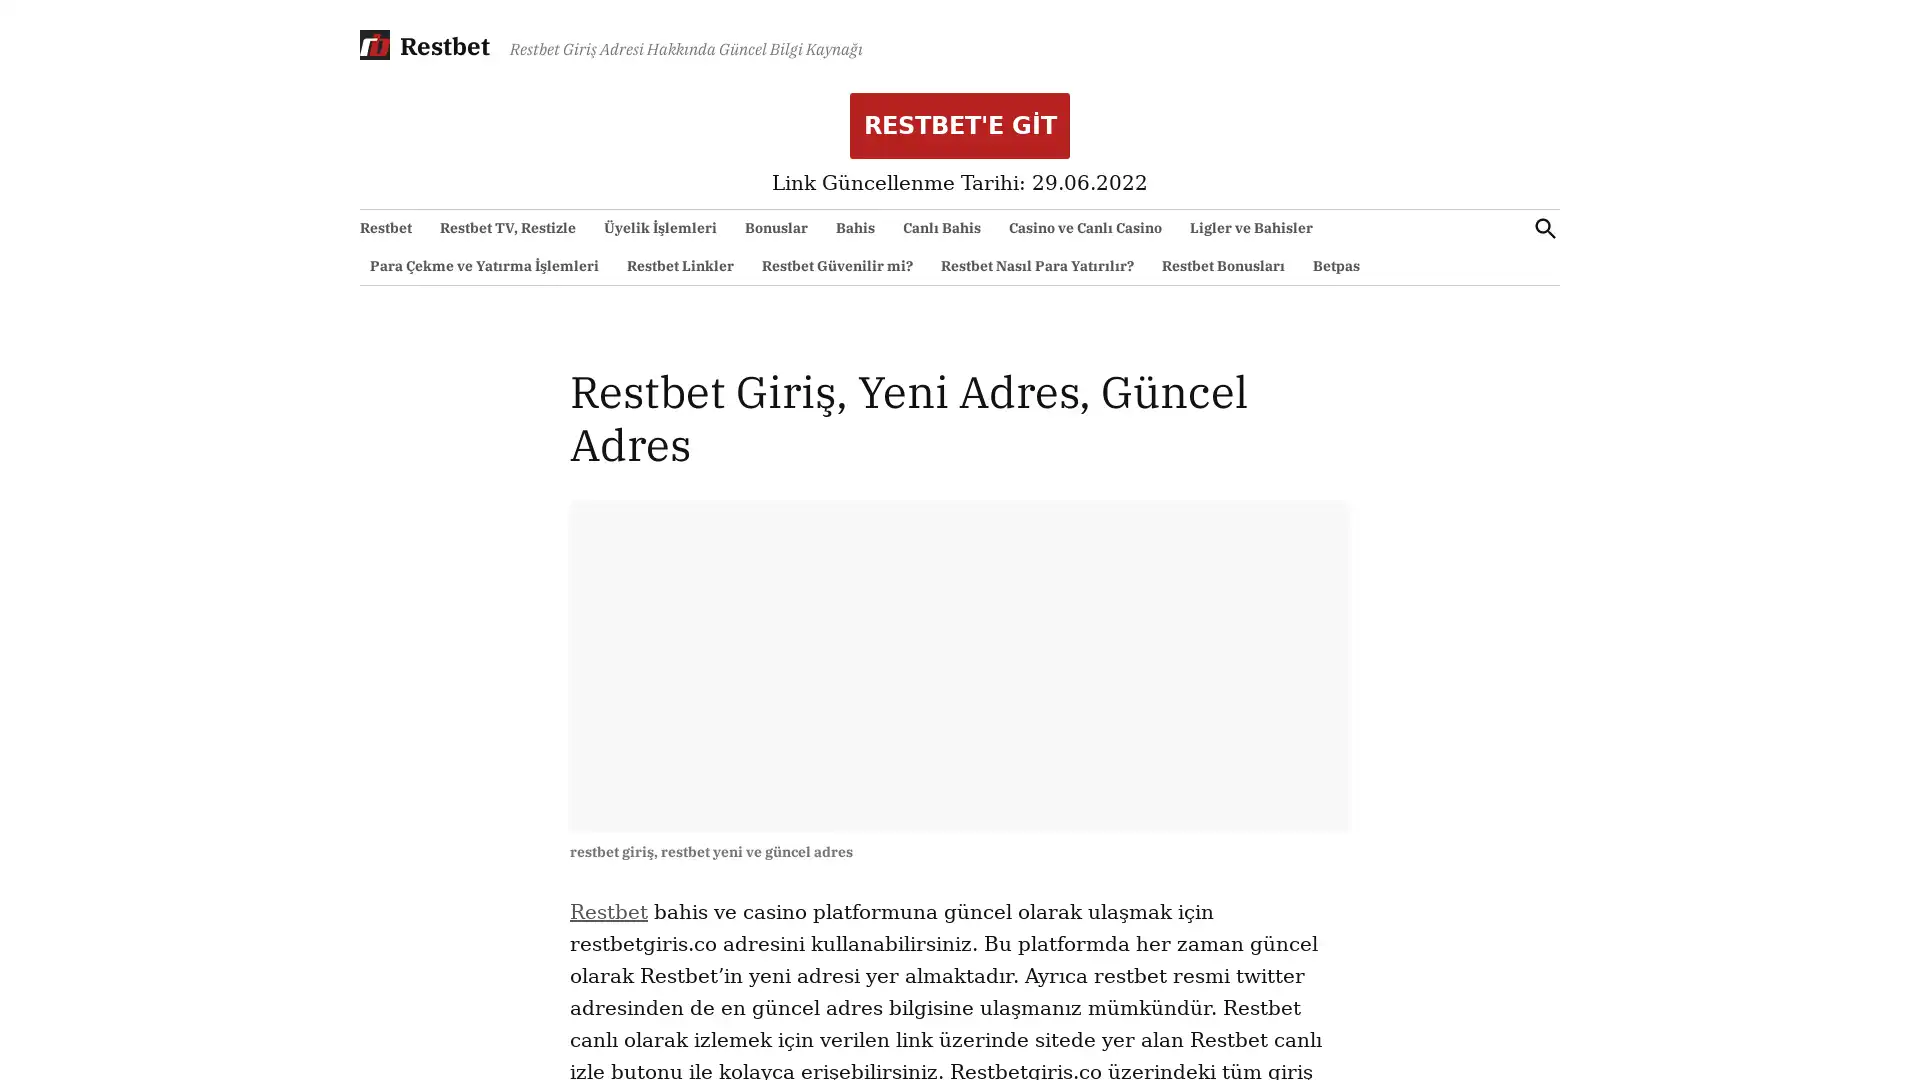 The image size is (1920, 1080). What do you see at coordinates (1544, 227) in the screenshot?
I see `Open Search` at bounding box center [1544, 227].